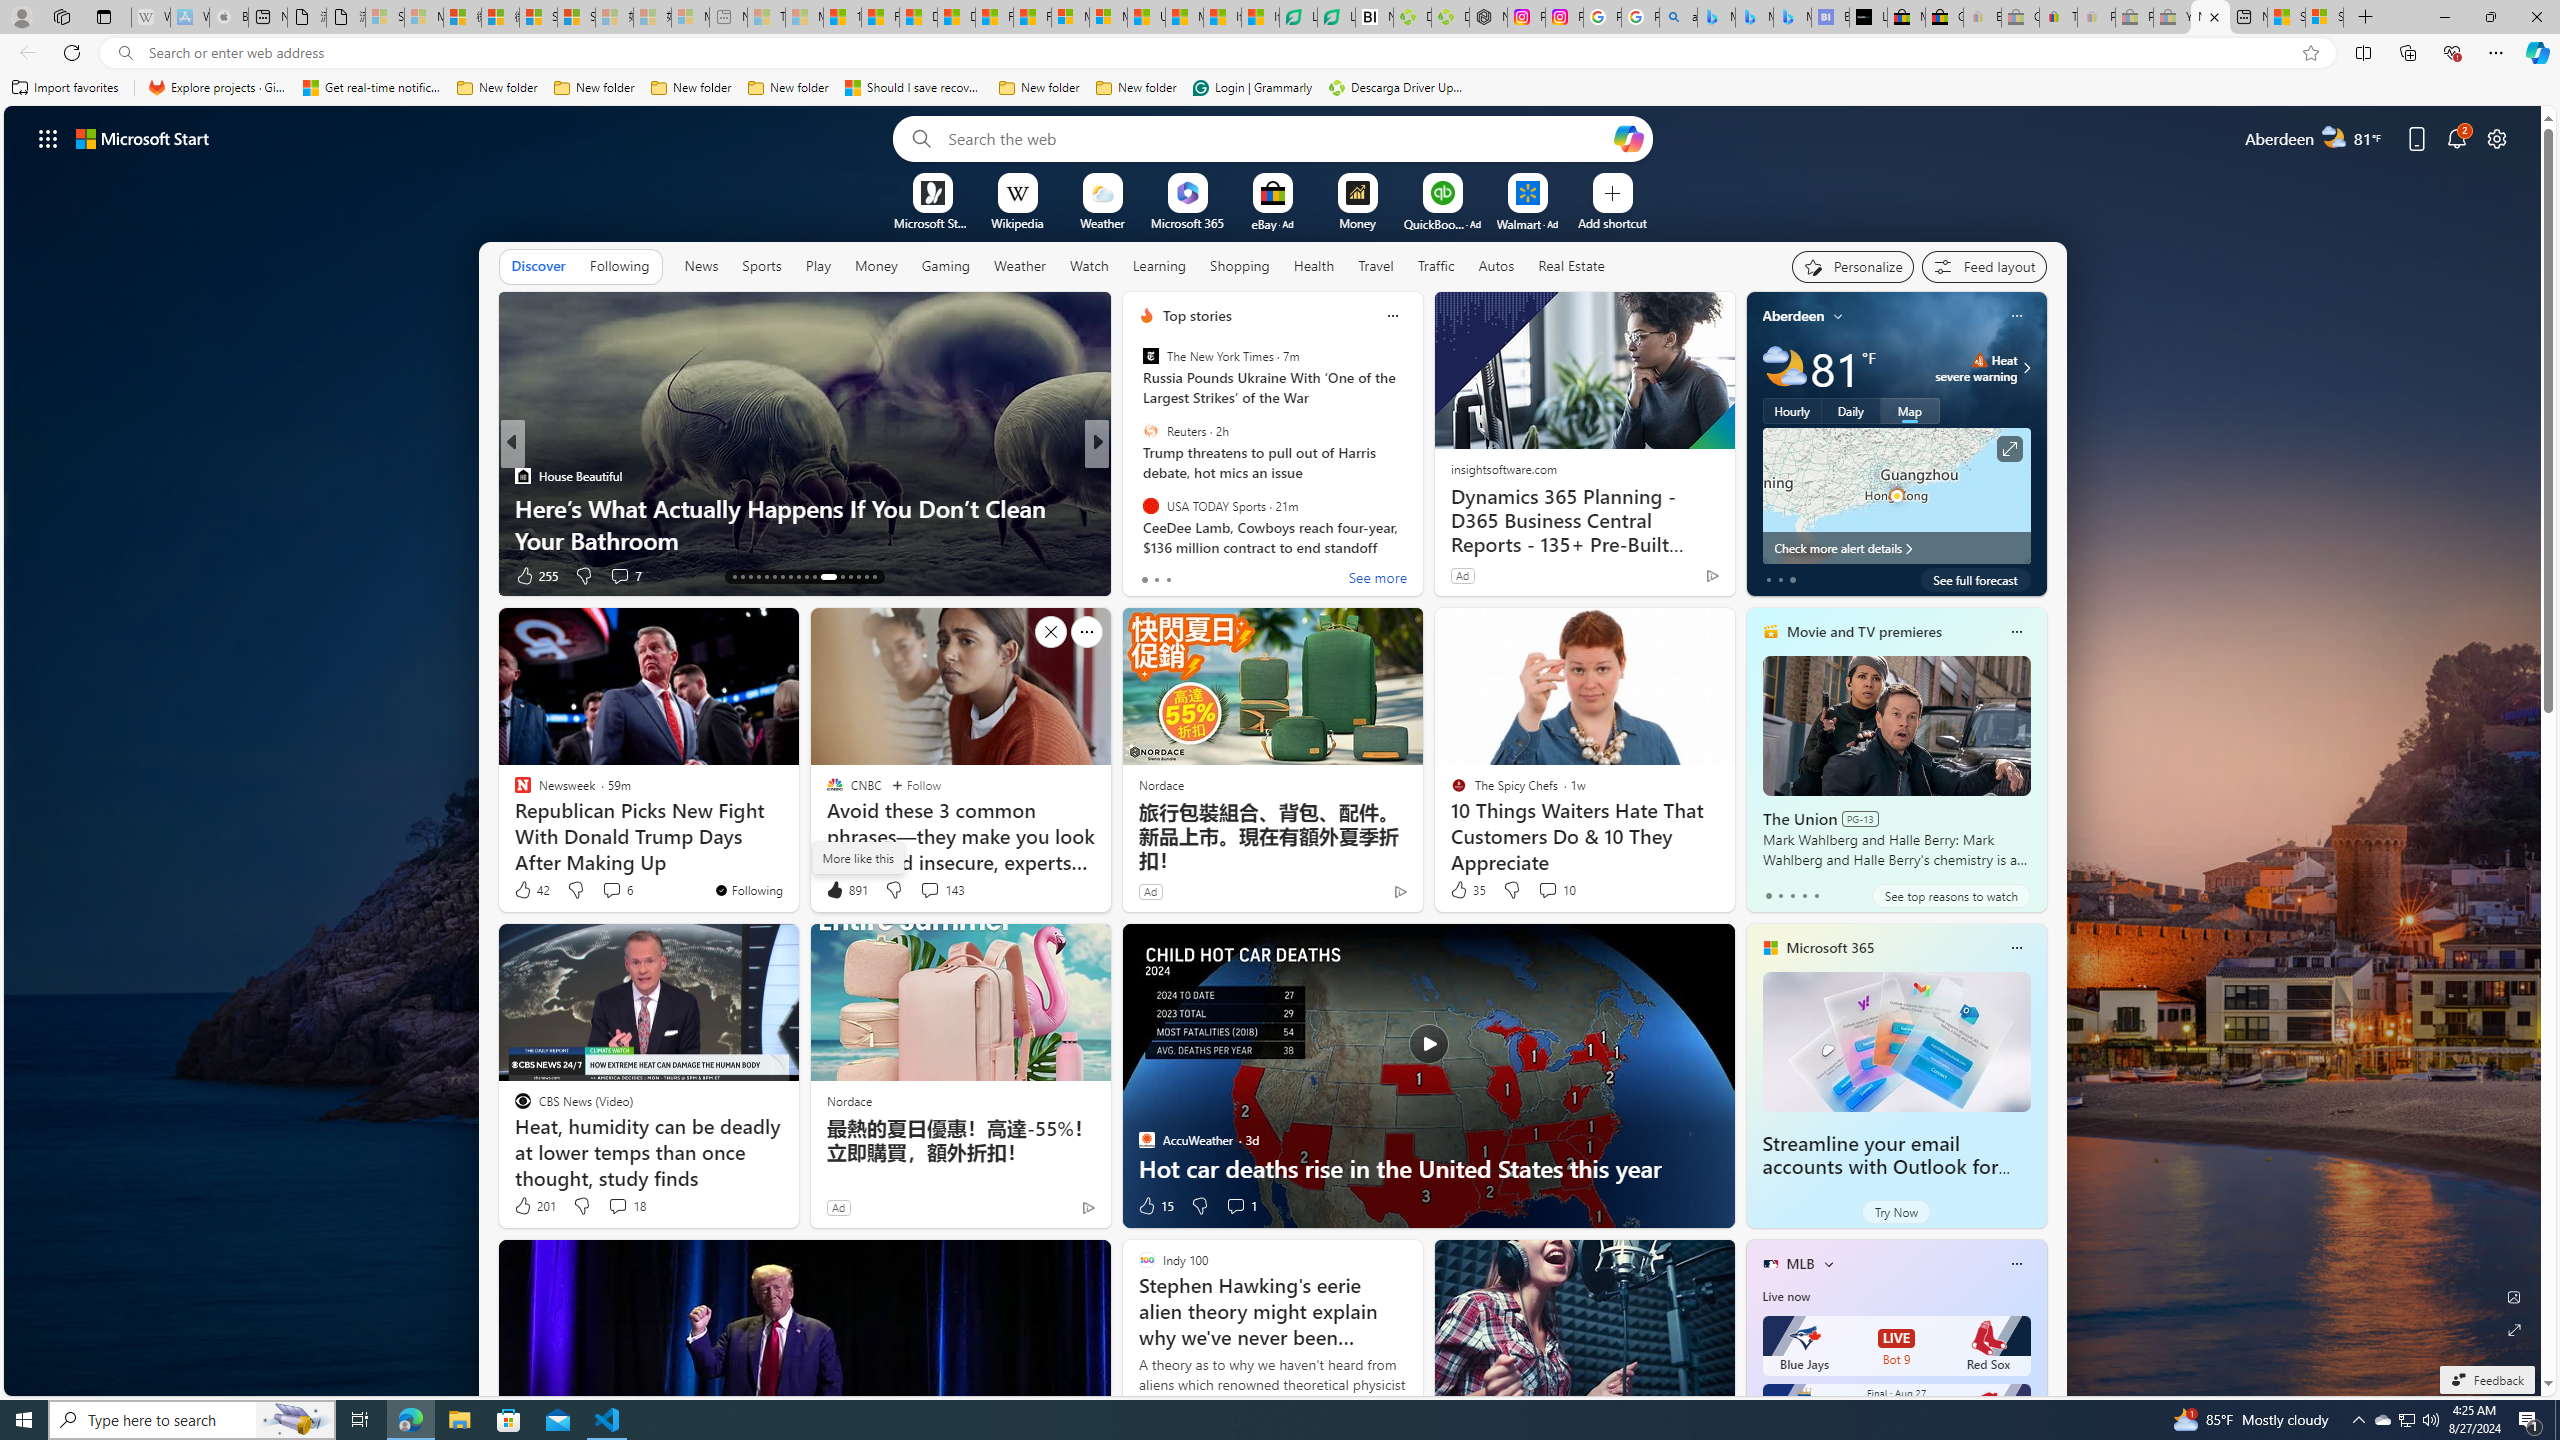 The width and height of the screenshot is (2560, 1440). Describe the element at coordinates (1976, 367) in the screenshot. I see `'Heat - Severe Heat severe warning'` at that location.